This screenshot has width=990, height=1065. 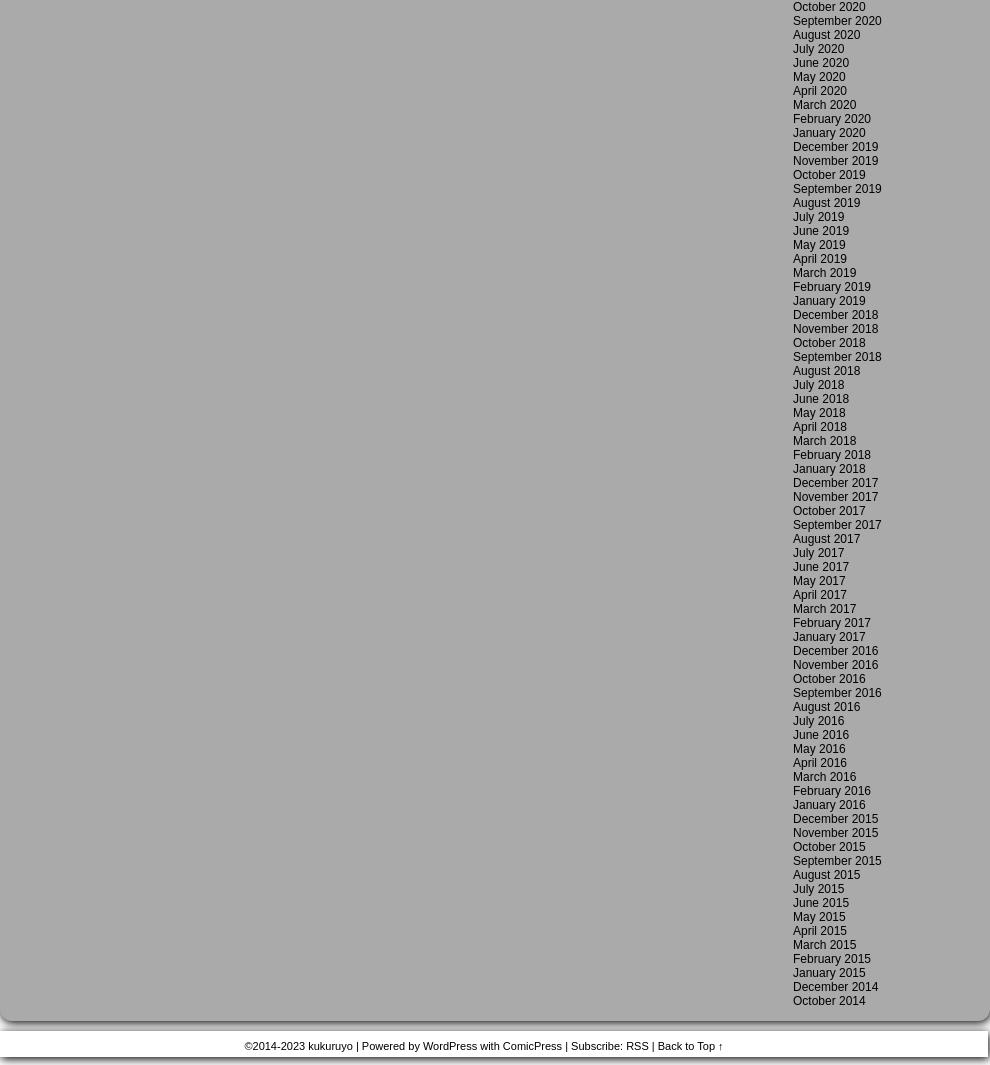 What do you see at coordinates (792, 173) in the screenshot?
I see `'October 2019'` at bounding box center [792, 173].